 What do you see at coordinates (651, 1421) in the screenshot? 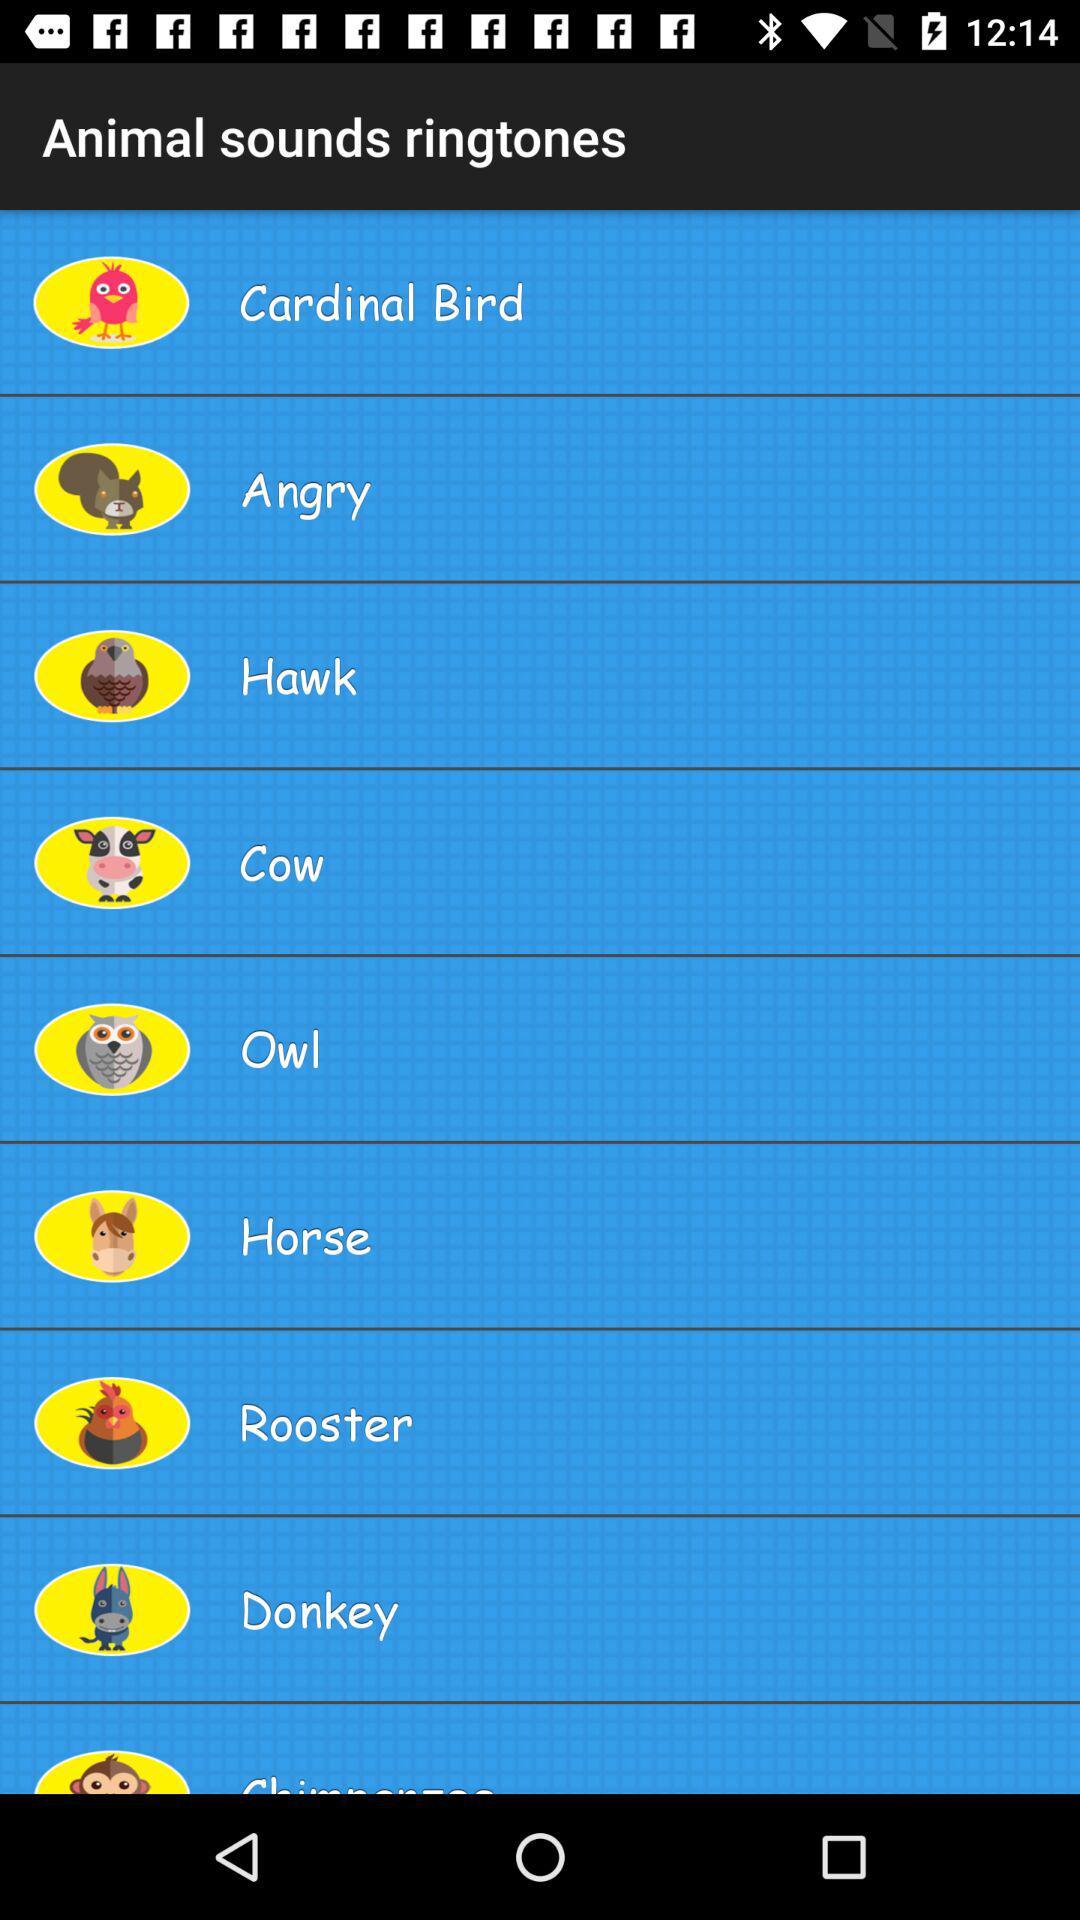
I see `rooster` at bounding box center [651, 1421].